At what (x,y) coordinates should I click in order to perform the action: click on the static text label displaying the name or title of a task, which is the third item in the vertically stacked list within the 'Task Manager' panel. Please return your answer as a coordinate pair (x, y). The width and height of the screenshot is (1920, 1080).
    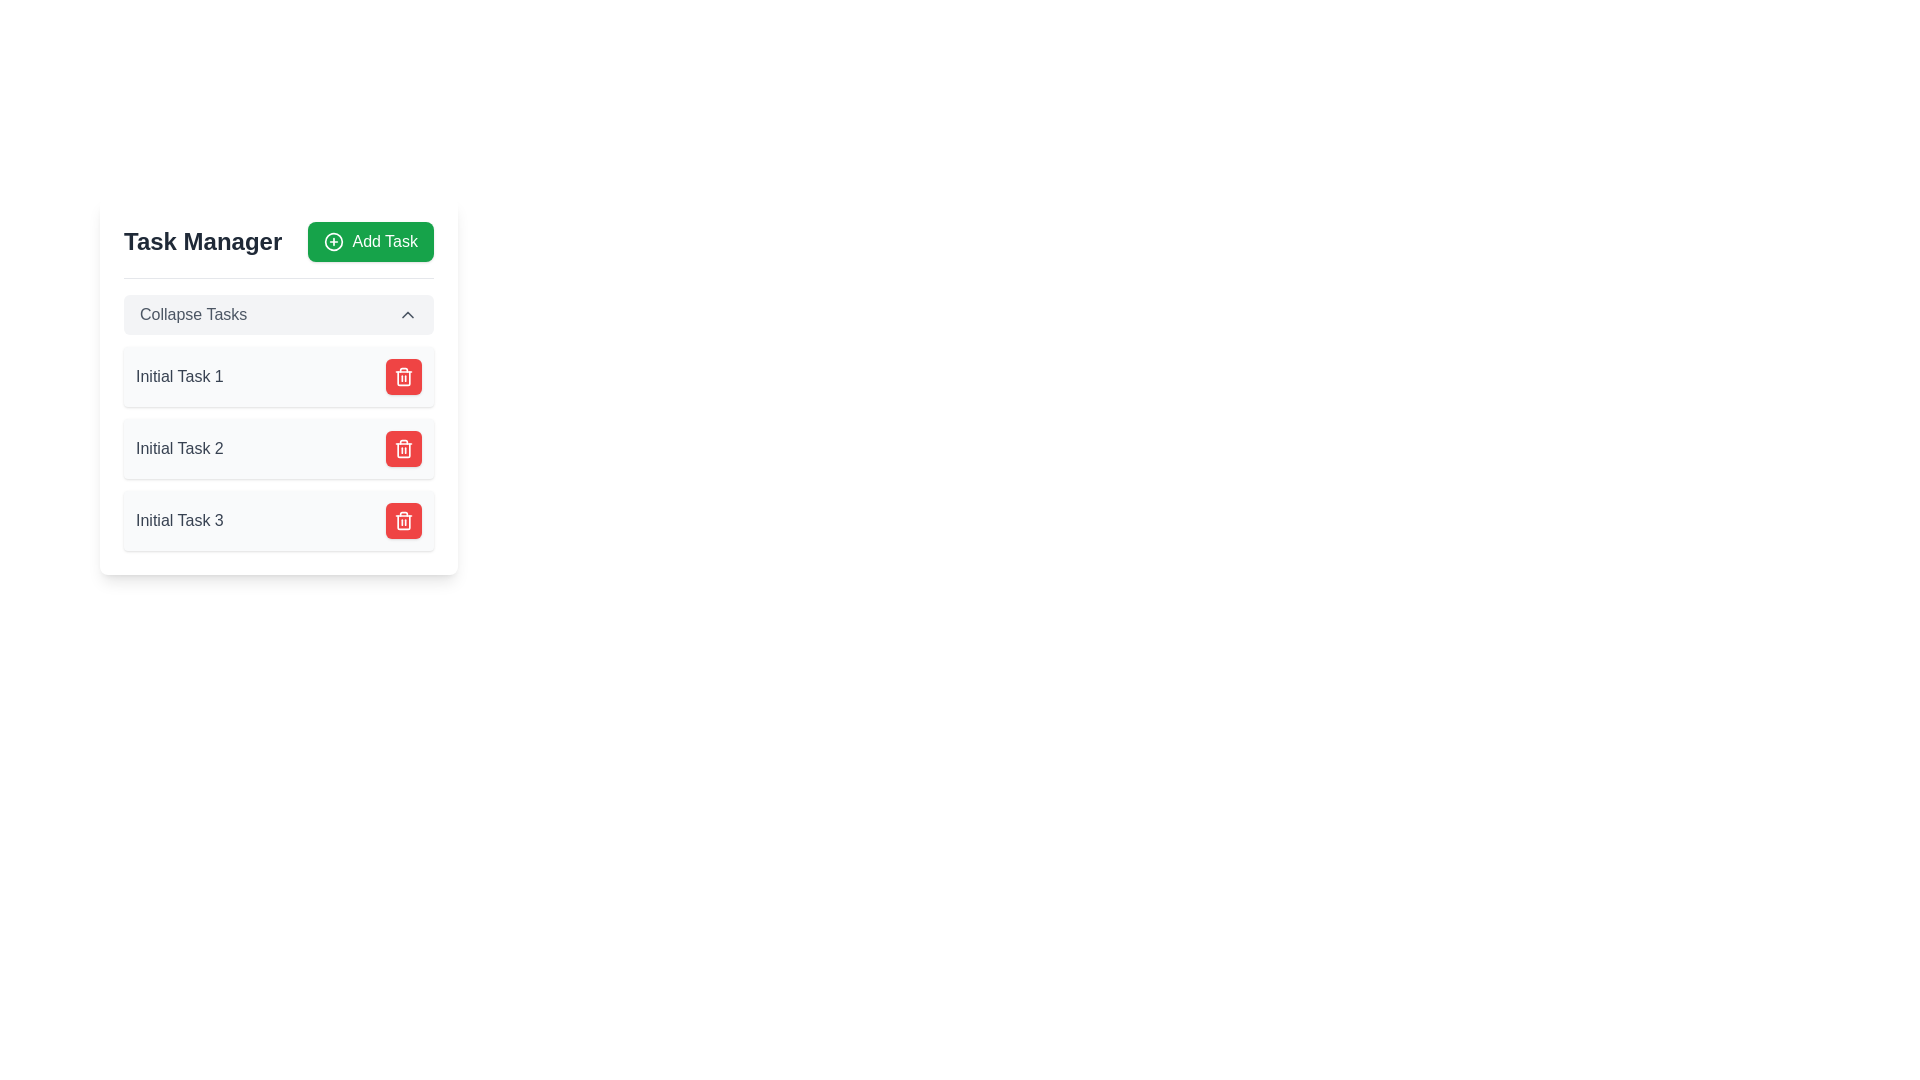
    Looking at the image, I should click on (179, 519).